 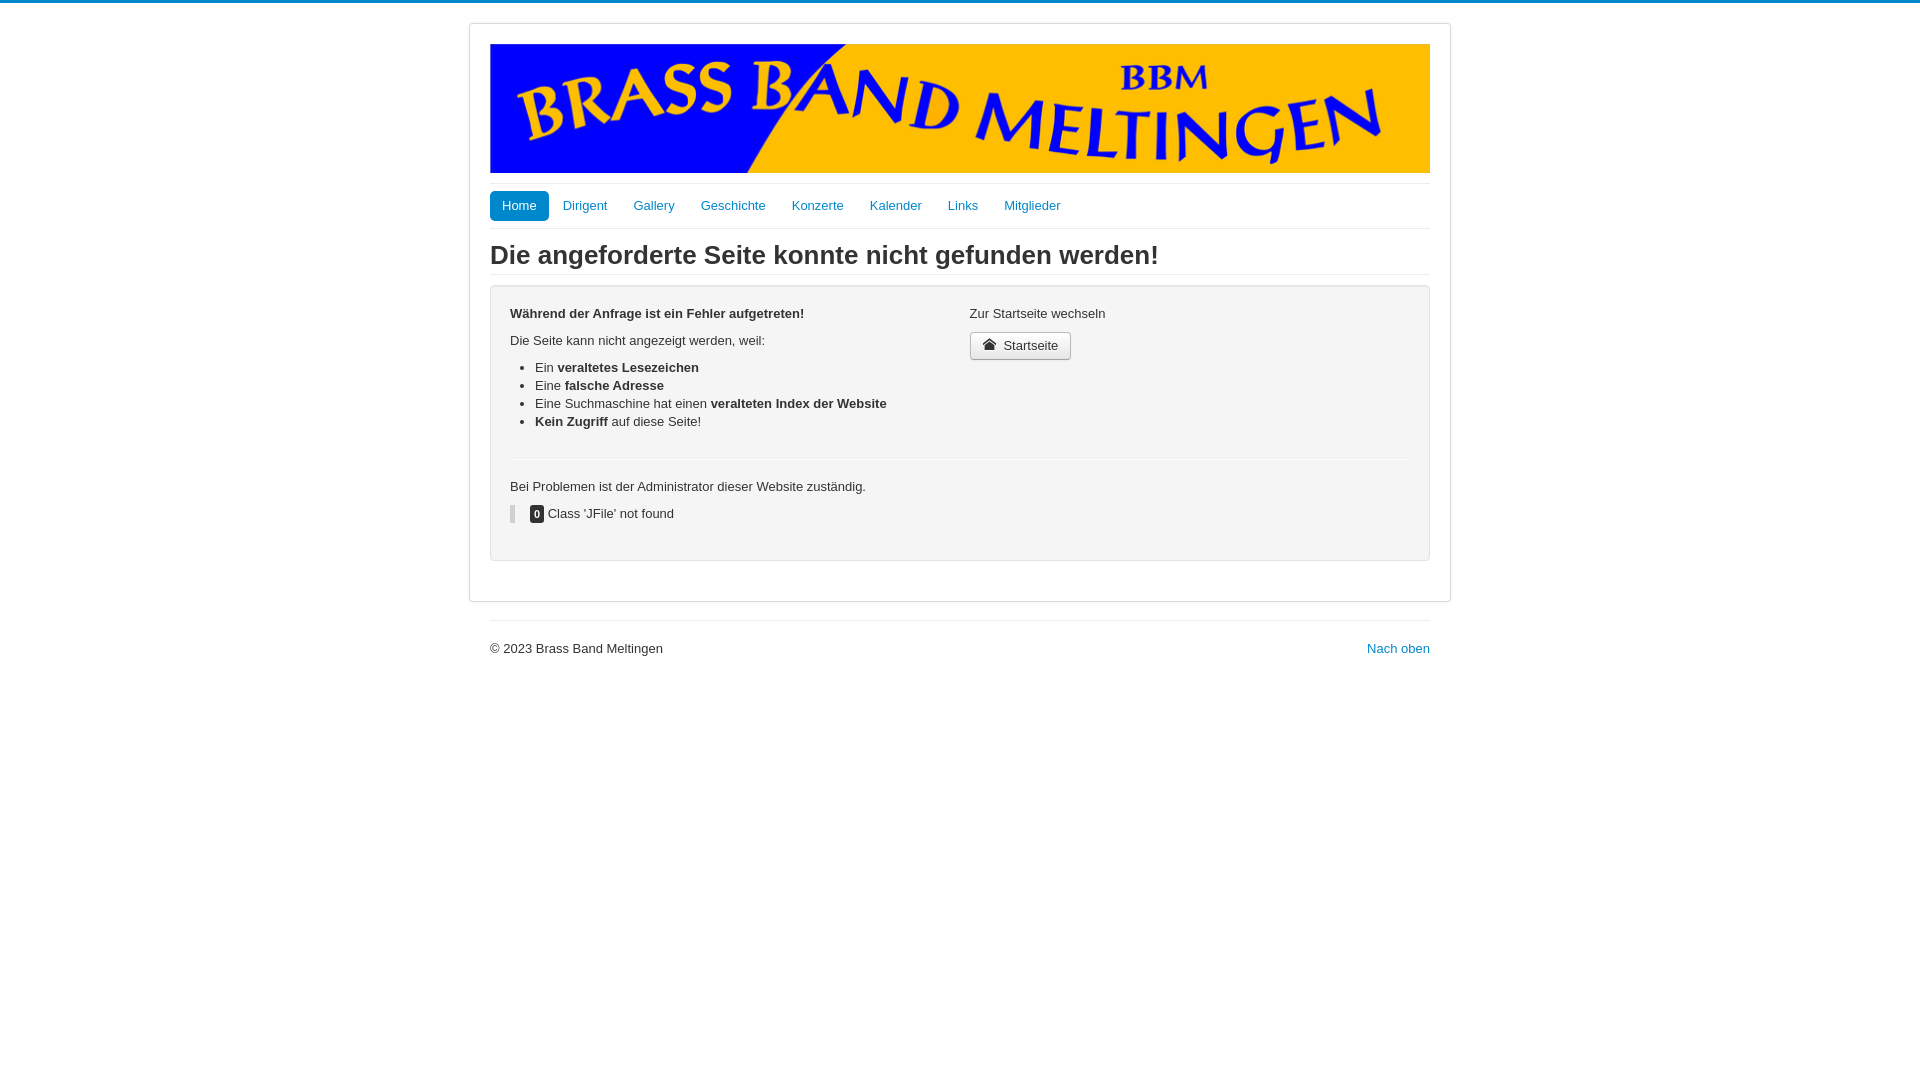 I want to click on 'Konzerte', so click(x=817, y=205).